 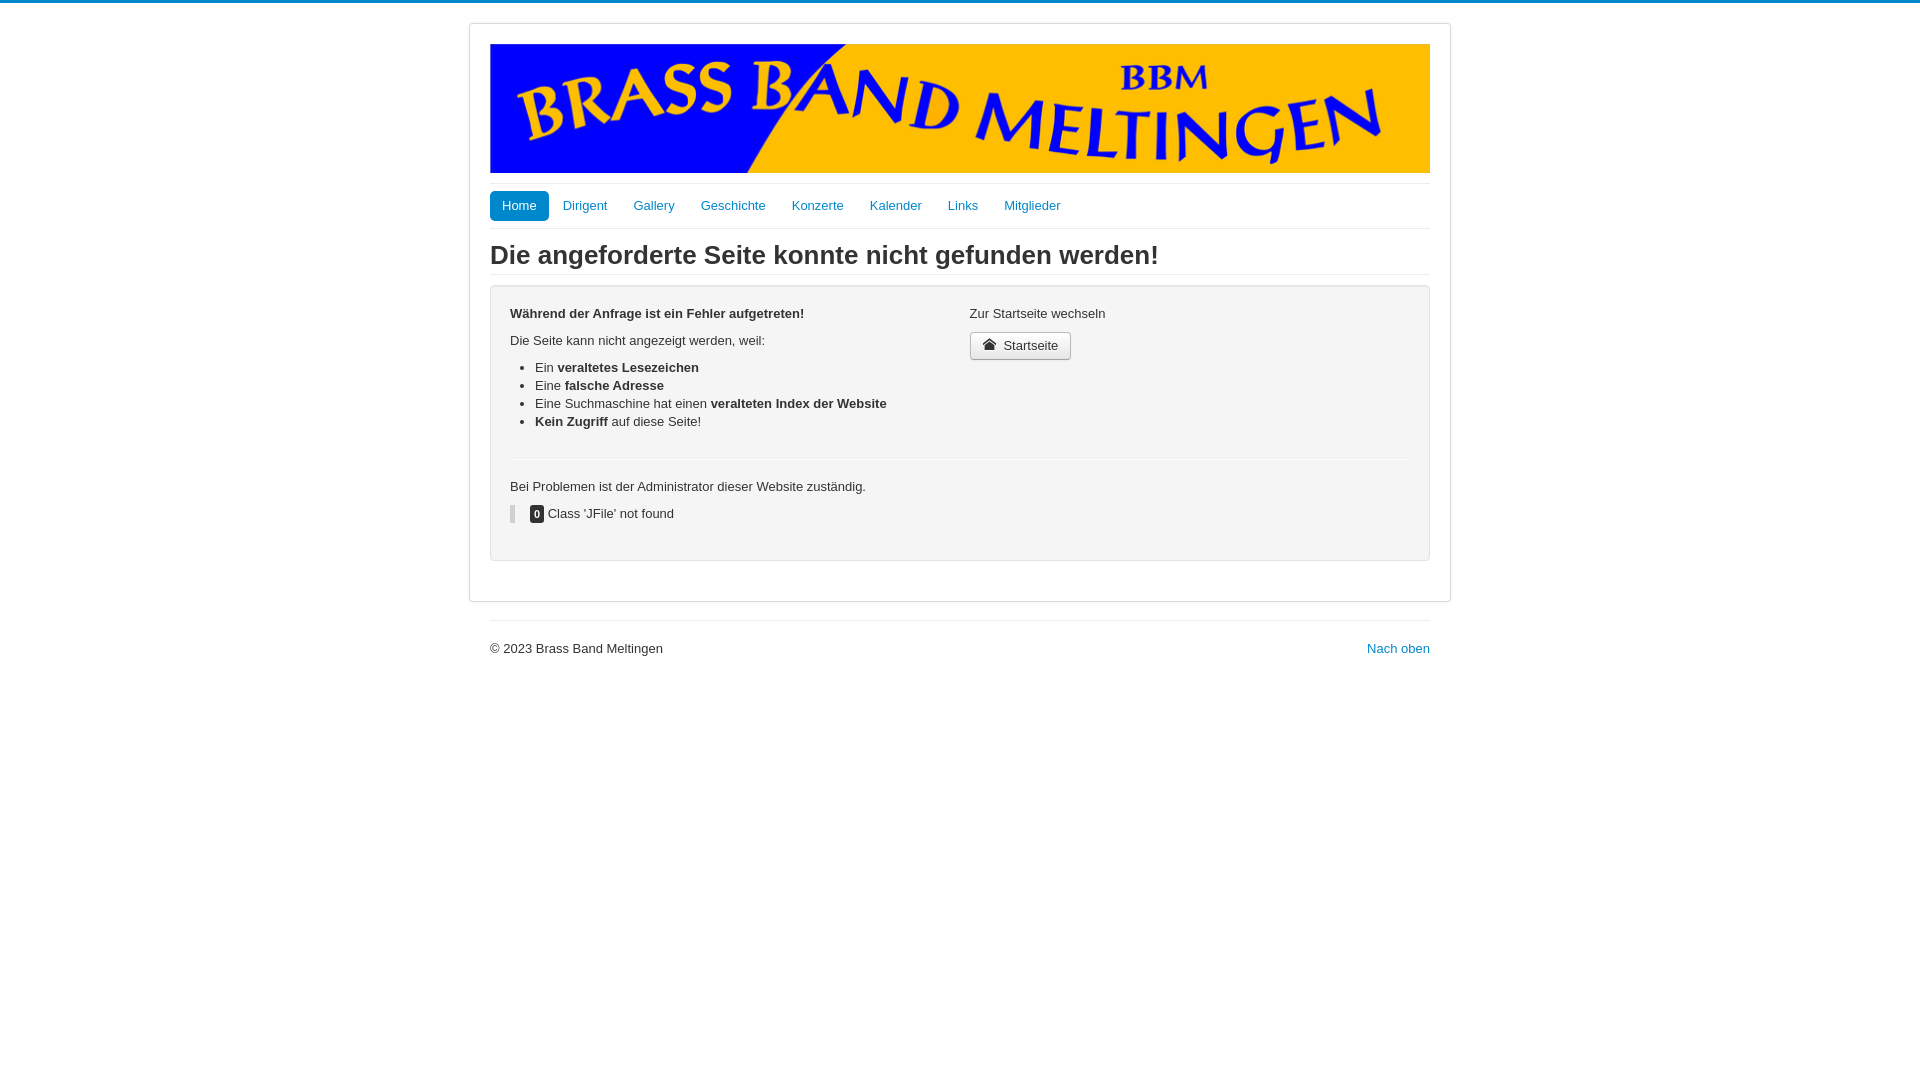 I want to click on 'Konzerte', so click(x=817, y=205).